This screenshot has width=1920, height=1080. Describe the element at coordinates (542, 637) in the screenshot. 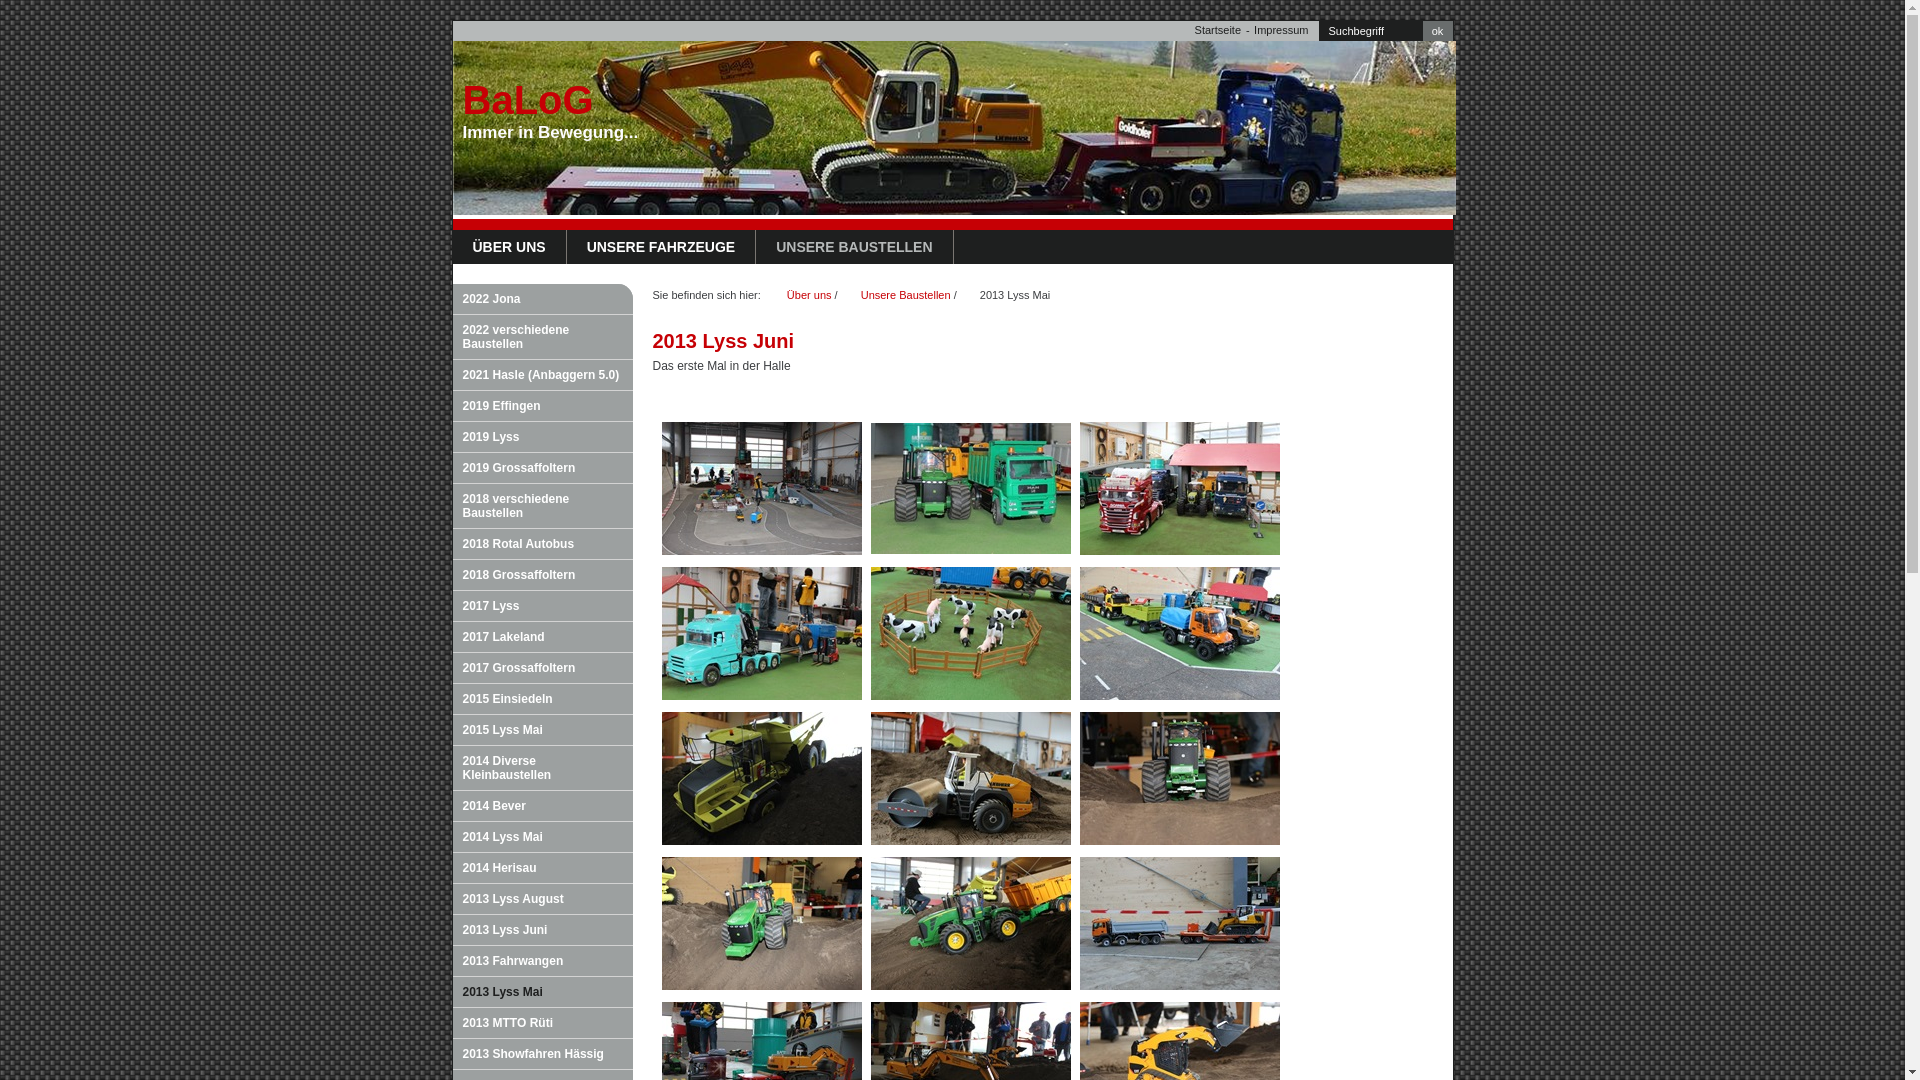

I see `'2017 Lakeland'` at that location.